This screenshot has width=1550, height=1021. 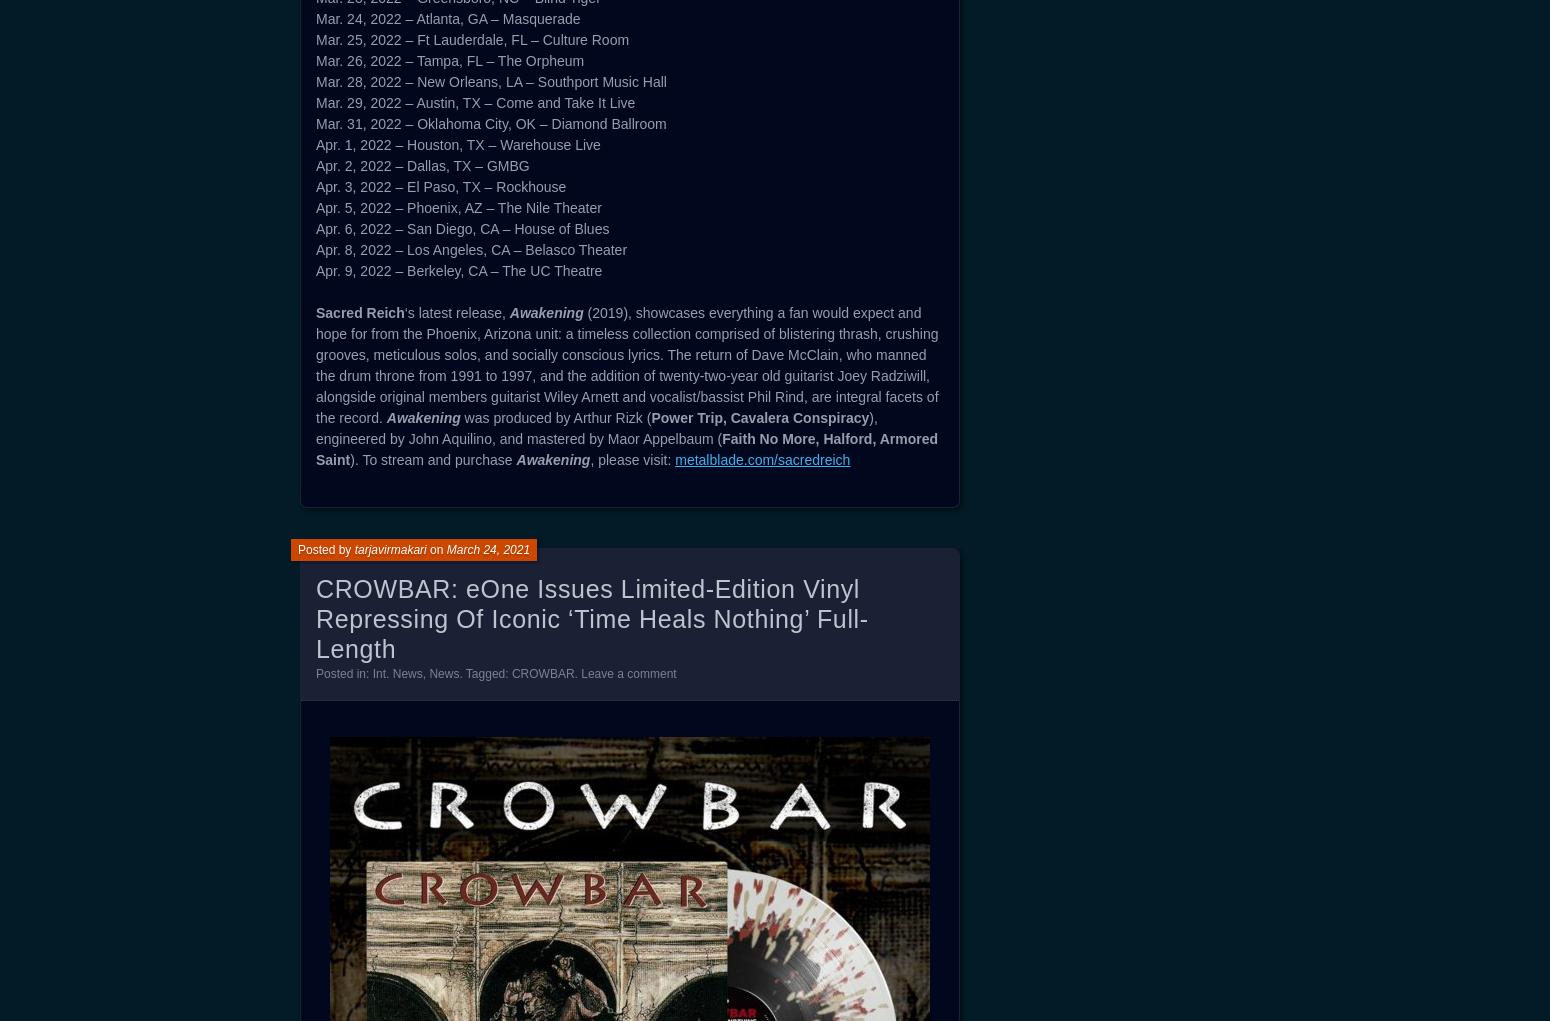 What do you see at coordinates (342, 673) in the screenshot?
I see `'Posted in:'` at bounding box center [342, 673].